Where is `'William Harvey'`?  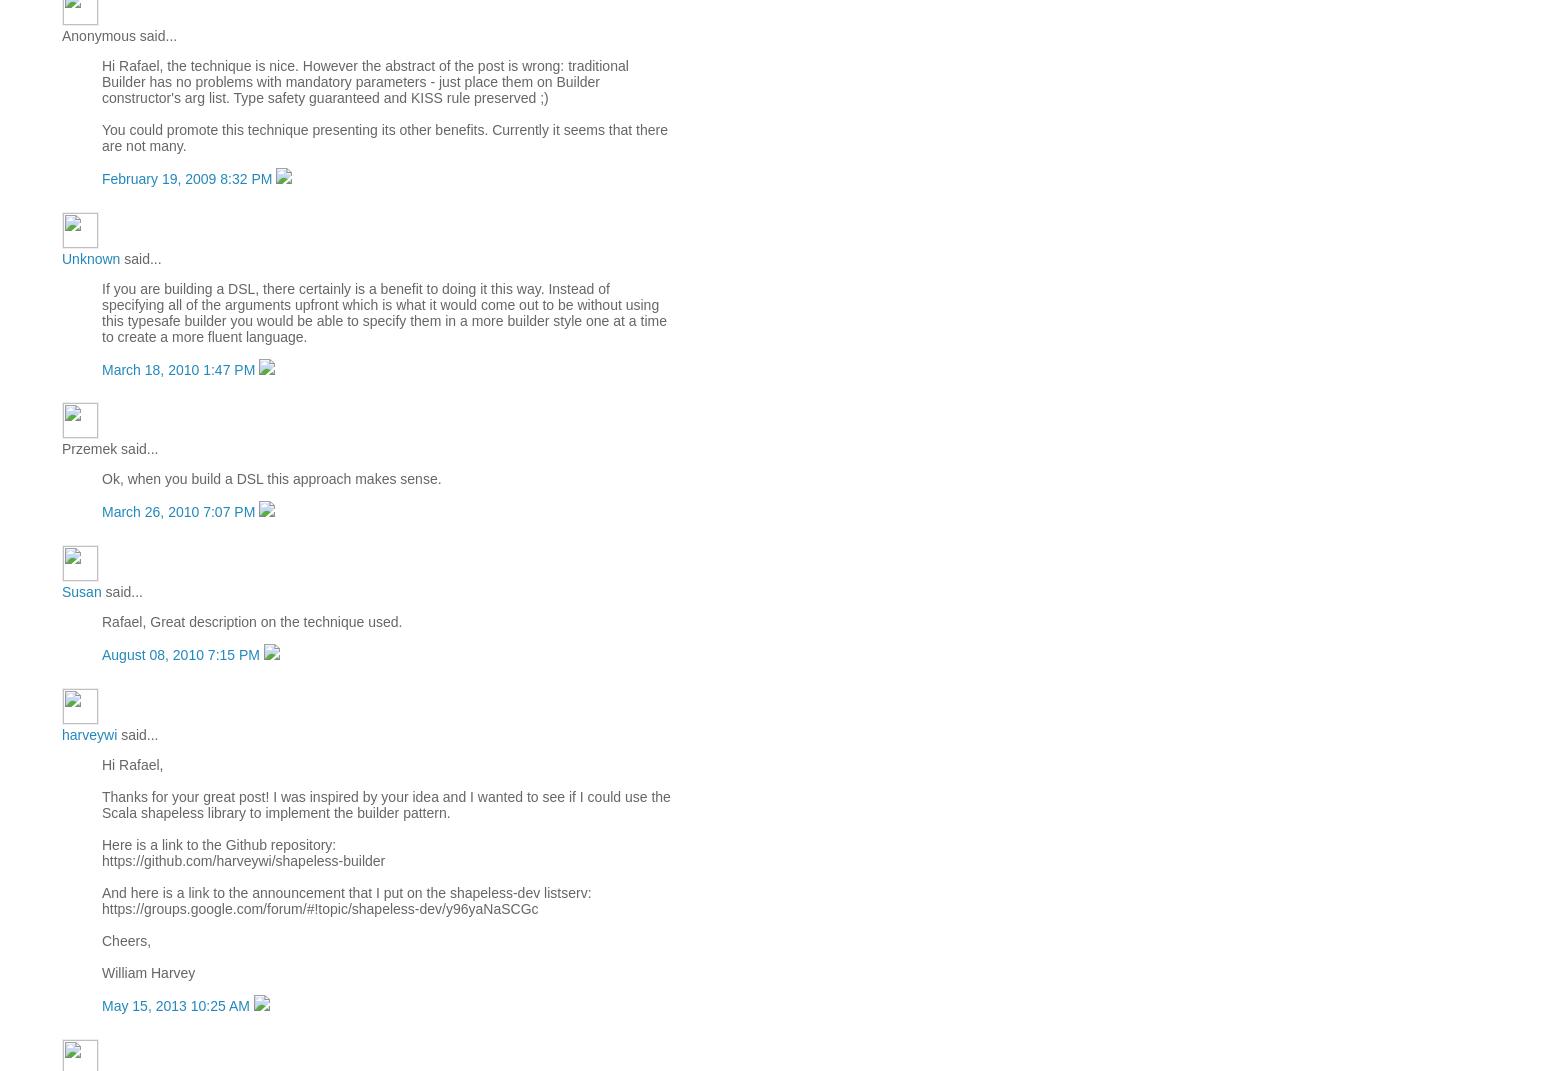
'William Harvey' is located at coordinates (147, 972).